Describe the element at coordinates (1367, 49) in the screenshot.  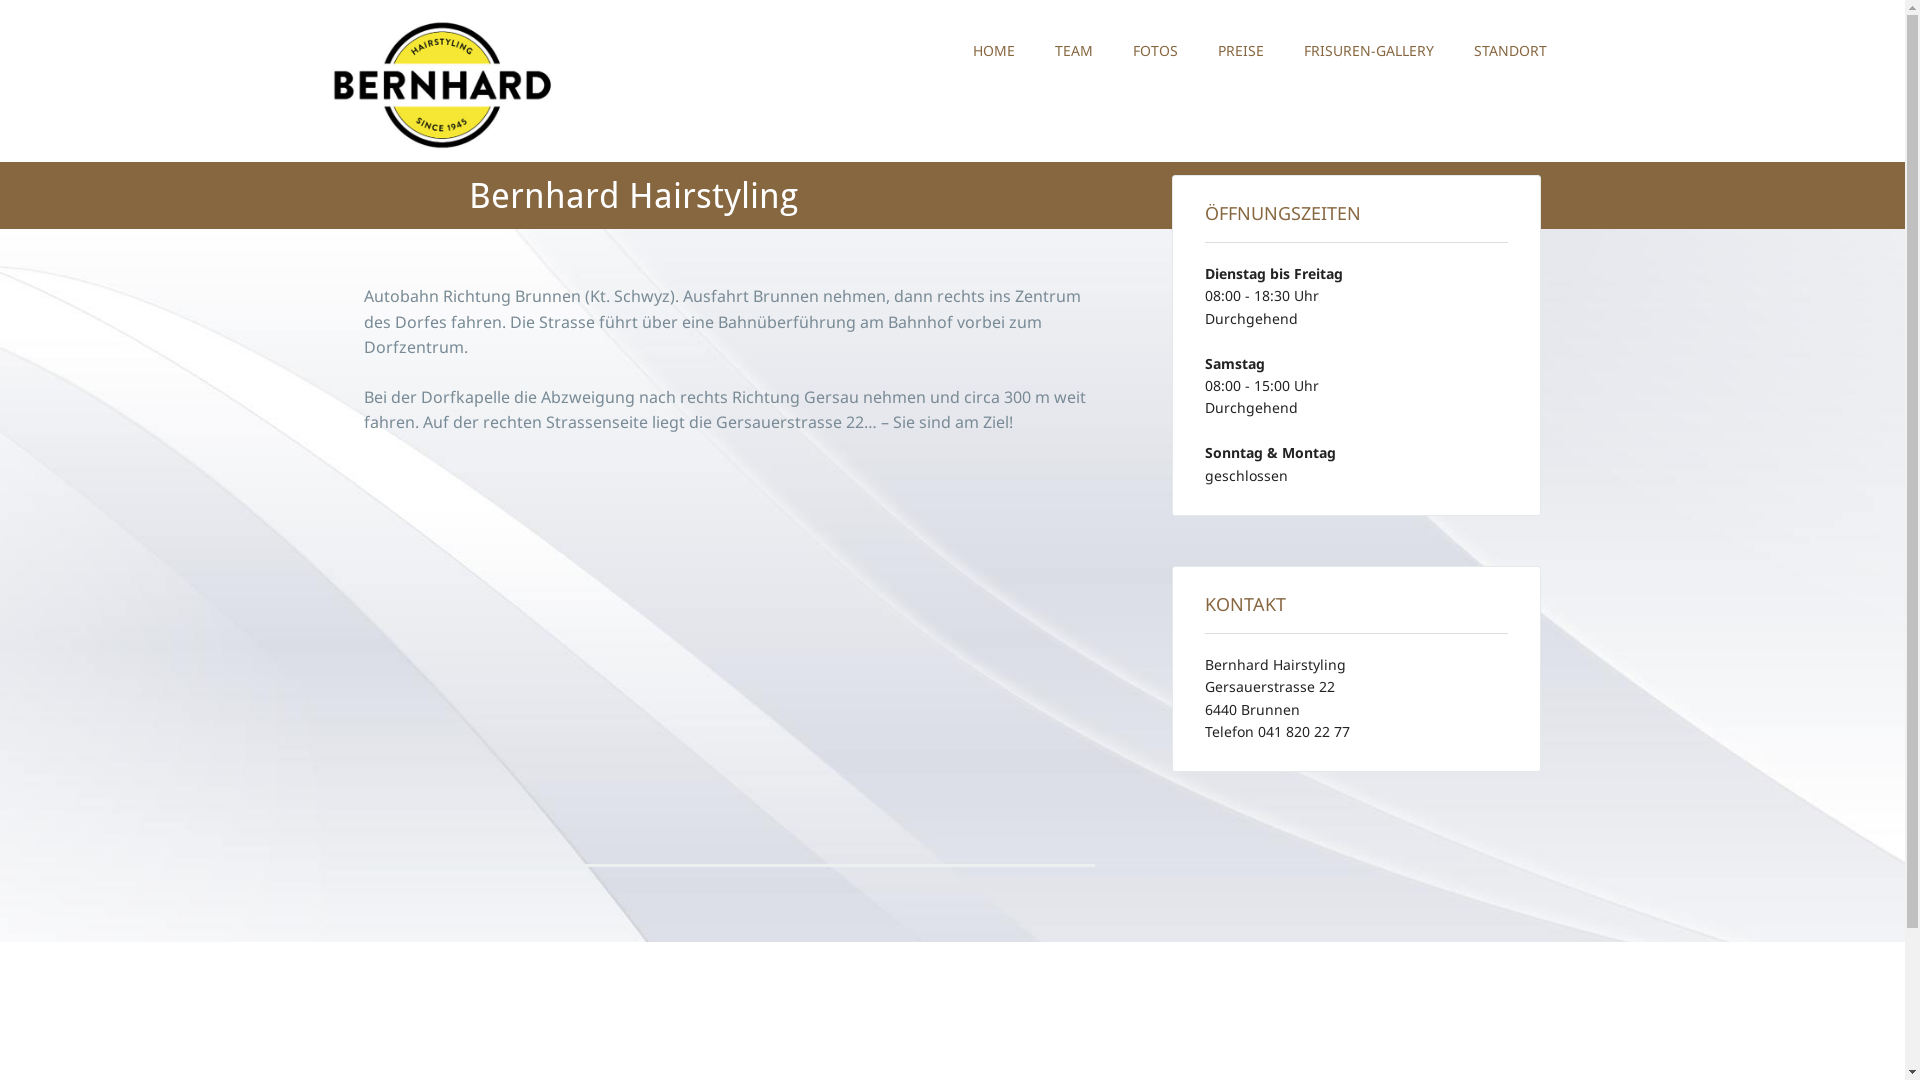
I see `'FRISUREN-GALLERY'` at that location.